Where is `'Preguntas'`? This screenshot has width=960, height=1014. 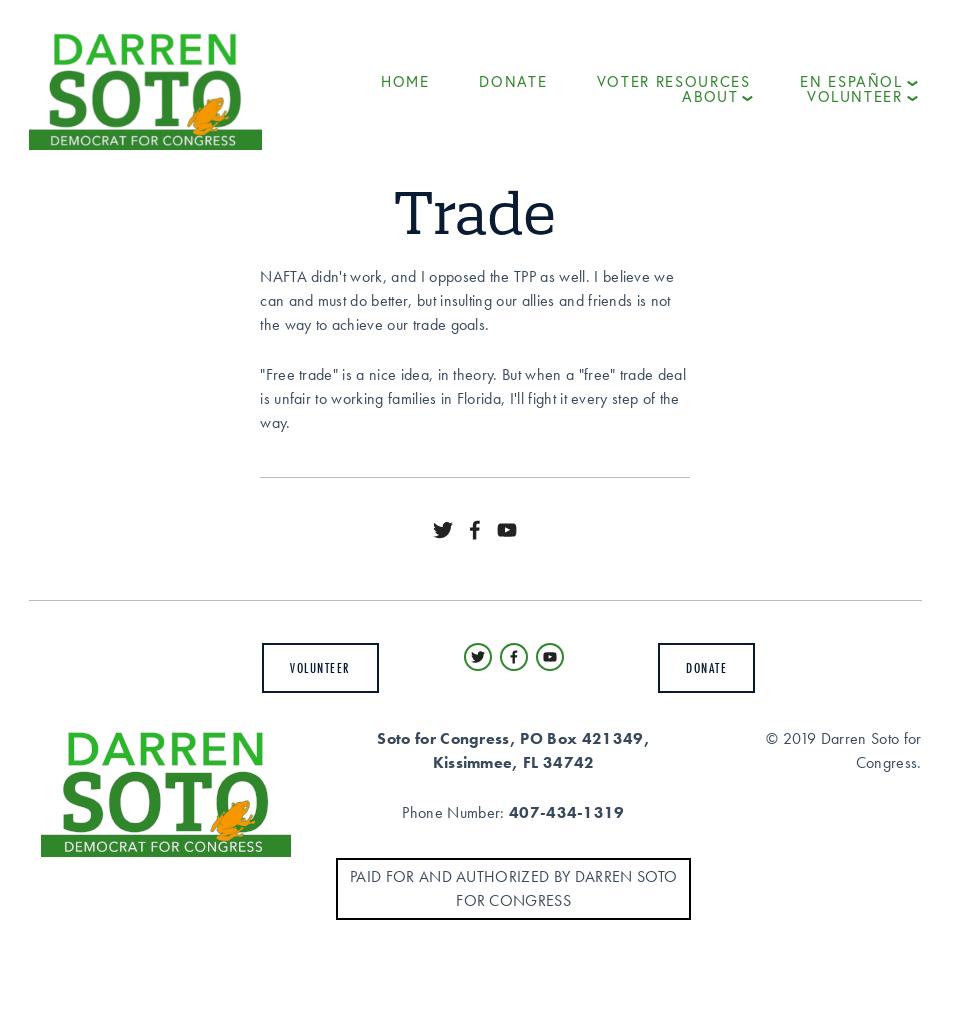
'Preguntas' is located at coordinates (846, 183).